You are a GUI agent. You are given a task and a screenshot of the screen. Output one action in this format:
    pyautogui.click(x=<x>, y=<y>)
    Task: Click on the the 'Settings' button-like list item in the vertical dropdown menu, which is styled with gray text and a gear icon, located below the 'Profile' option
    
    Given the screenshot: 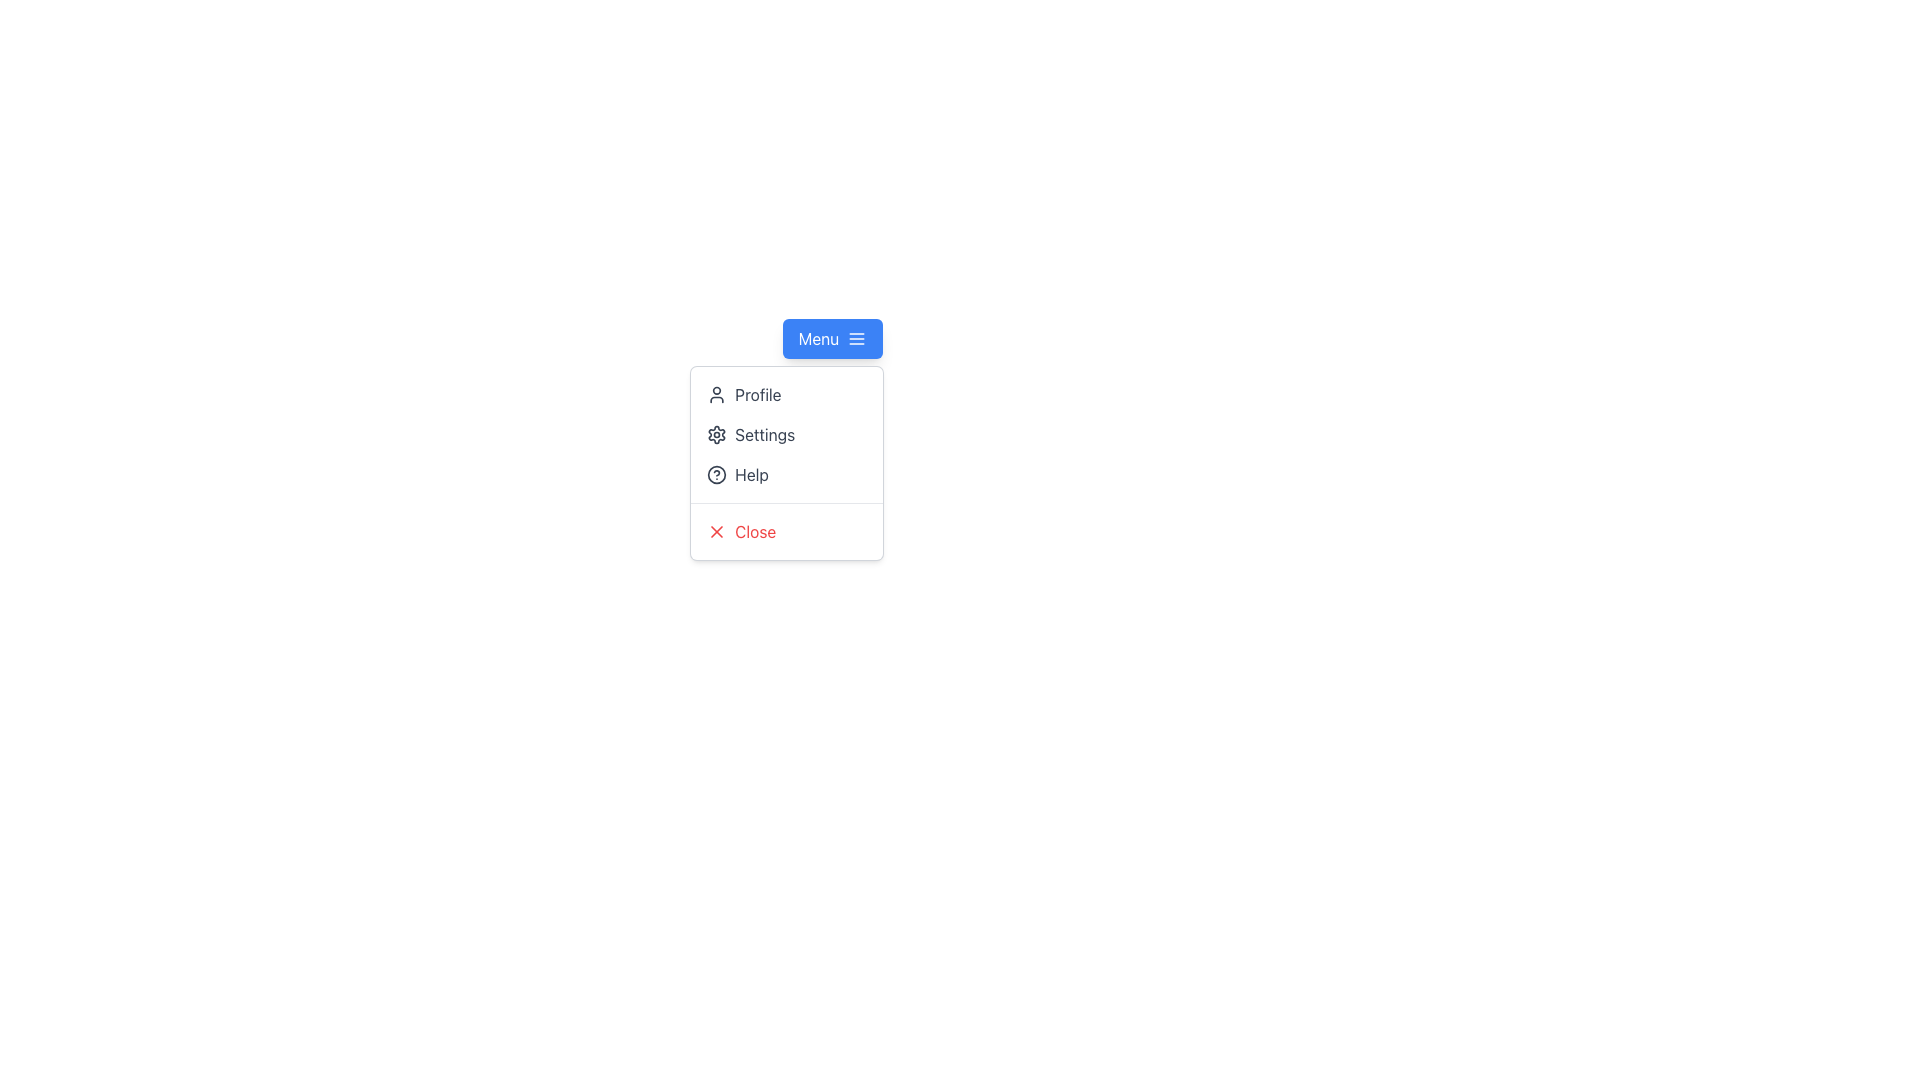 What is the action you would take?
    pyautogui.click(x=786, y=434)
    